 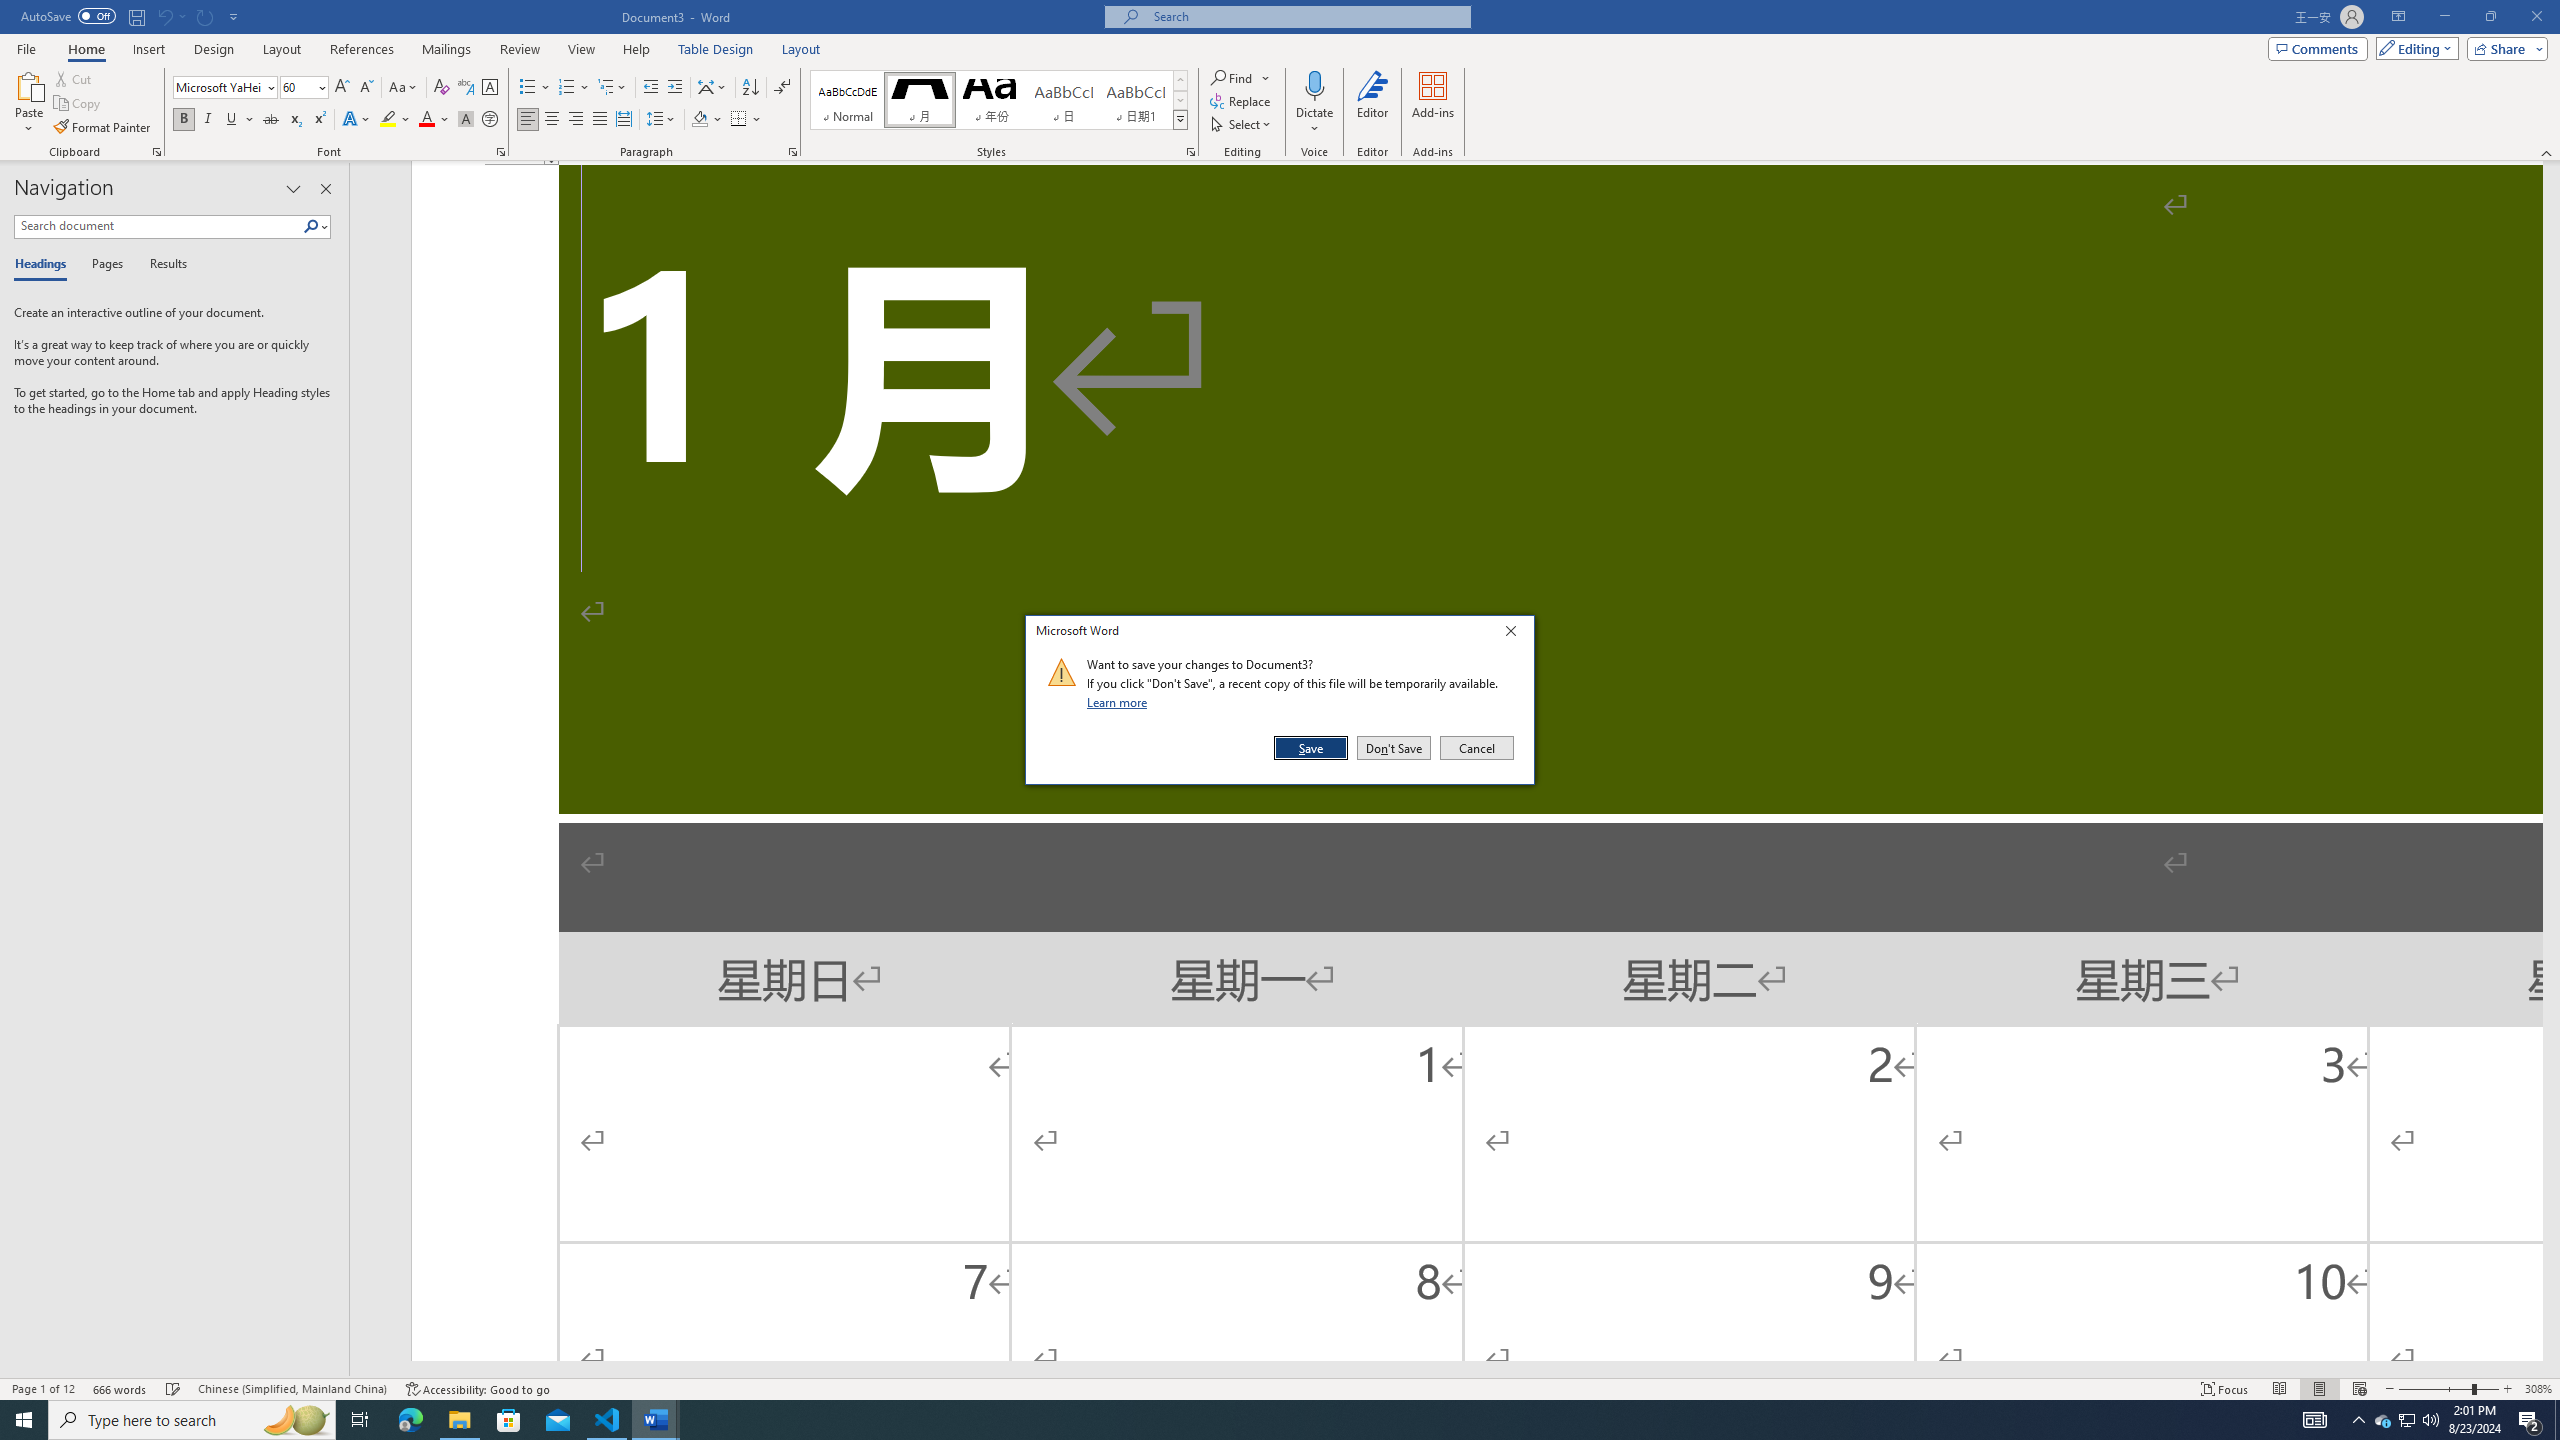 What do you see at coordinates (782, 87) in the screenshot?
I see `'Show/Hide Editing Marks'` at bounding box center [782, 87].